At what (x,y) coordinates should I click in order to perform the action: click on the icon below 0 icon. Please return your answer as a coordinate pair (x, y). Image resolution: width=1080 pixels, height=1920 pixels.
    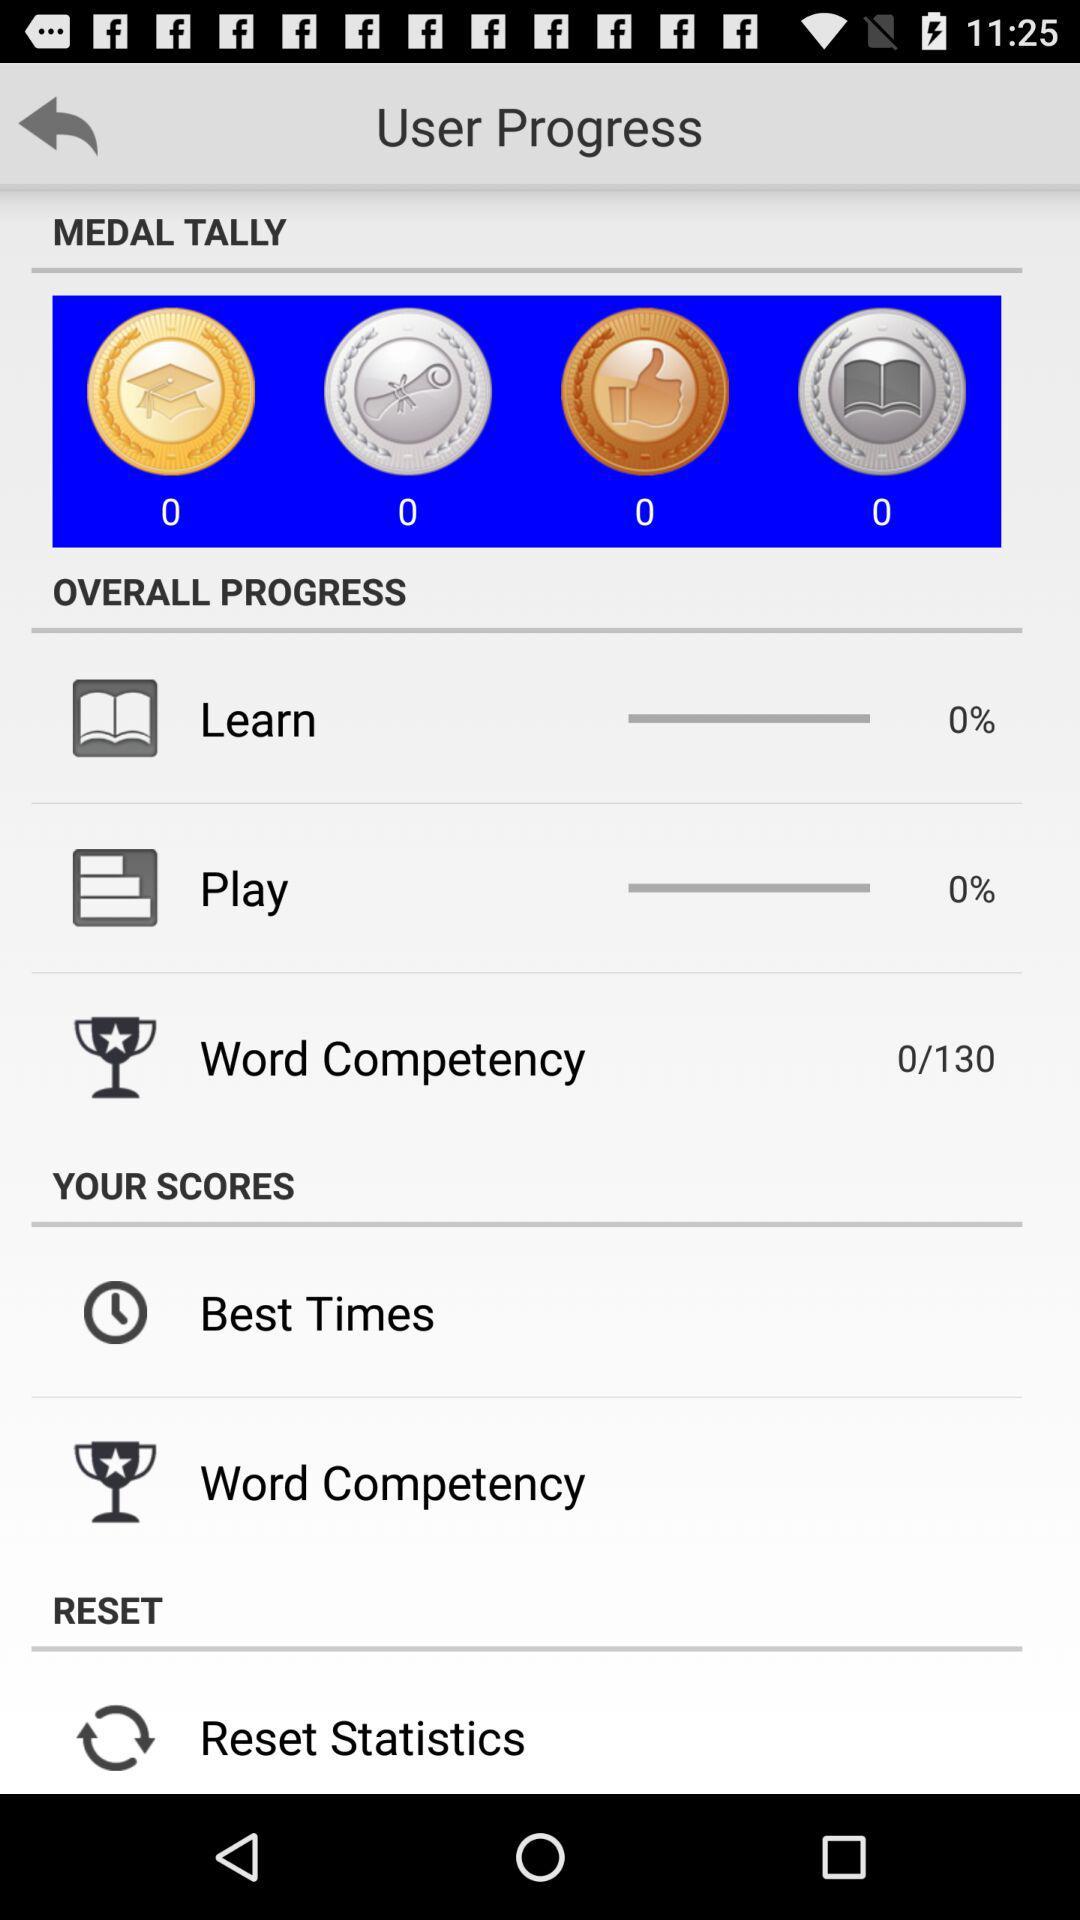
    Looking at the image, I should click on (525, 589).